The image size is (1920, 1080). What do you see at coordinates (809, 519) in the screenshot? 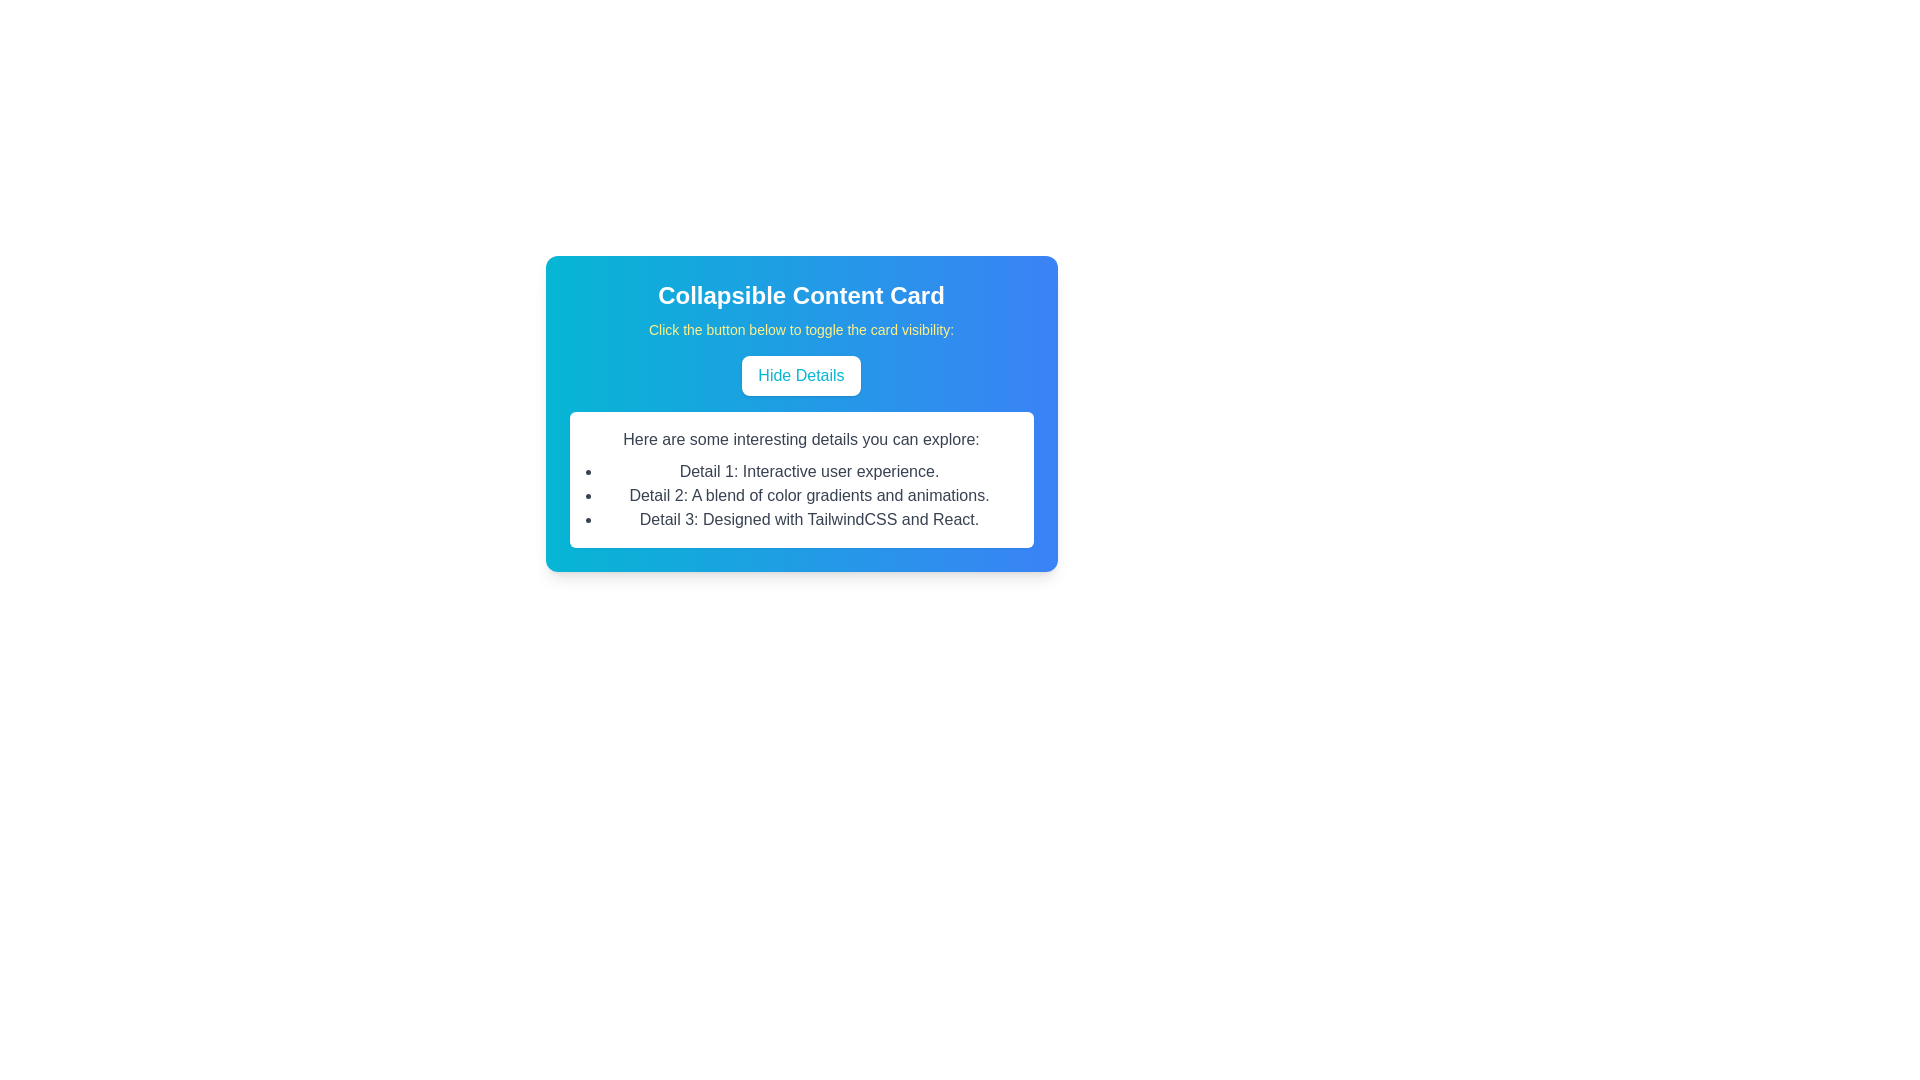
I see `the text element that reads 'Detail 3: Designed with TailwindCSS and React.' which is the third item in a vertical bullet-point list` at bounding box center [809, 519].